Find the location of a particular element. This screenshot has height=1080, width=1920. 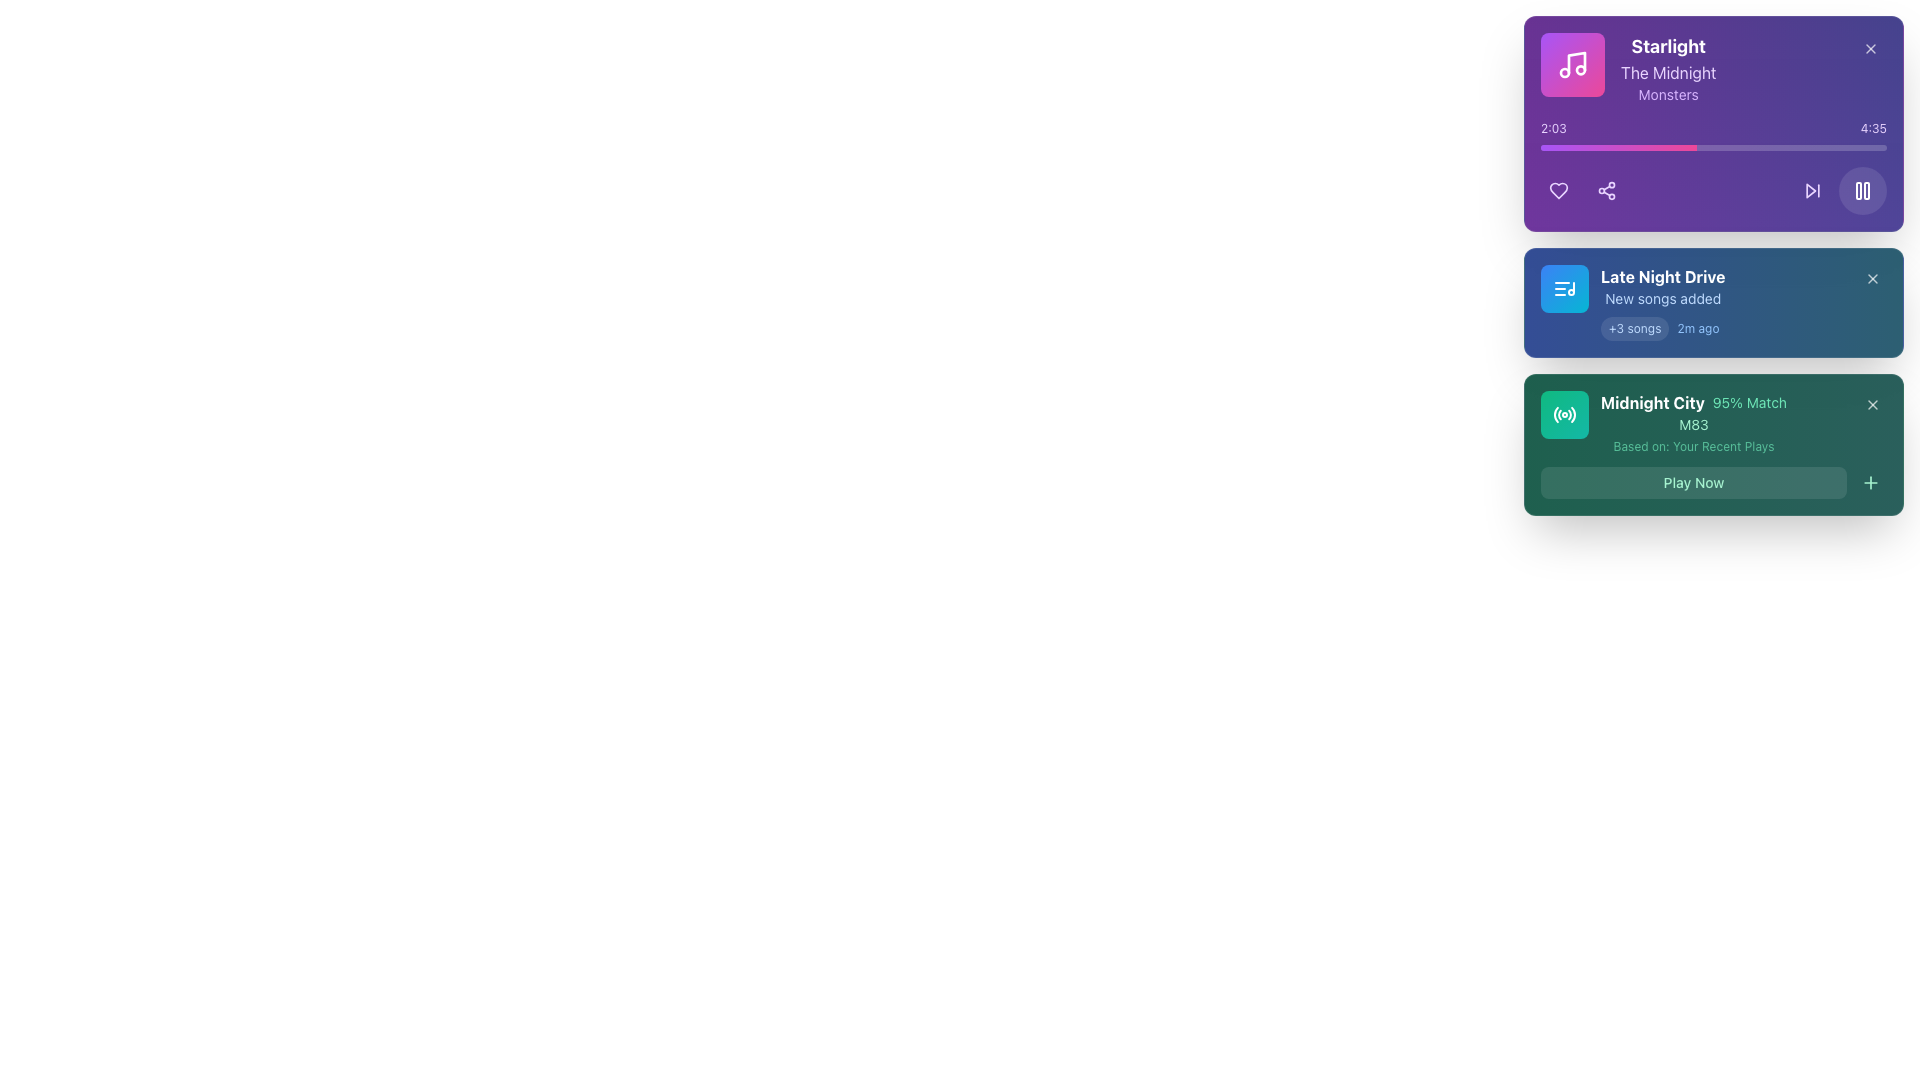

the leftmost curve segment of the radio icon within the green 'Midnight City' card interface is located at coordinates (1555, 414).